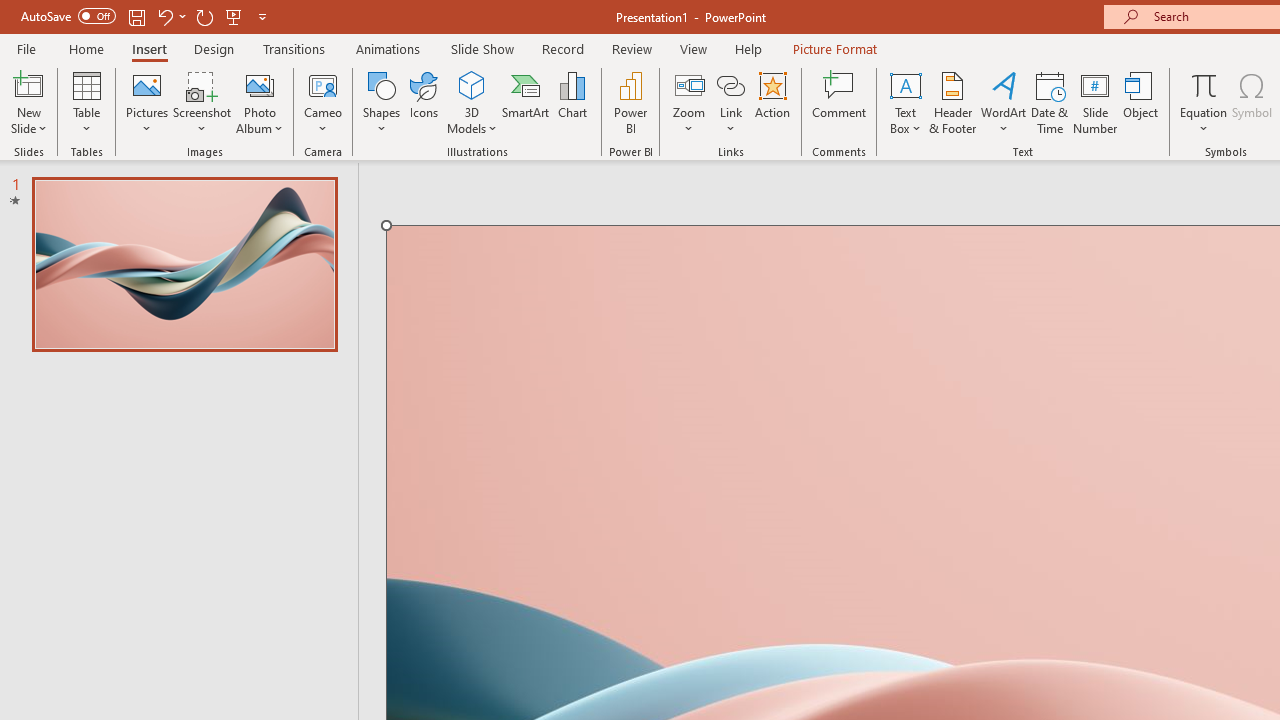 The image size is (1280, 720). Describe the element at coordinates (1141, 103) in the screenshot. I see `'Object...'` at that location.